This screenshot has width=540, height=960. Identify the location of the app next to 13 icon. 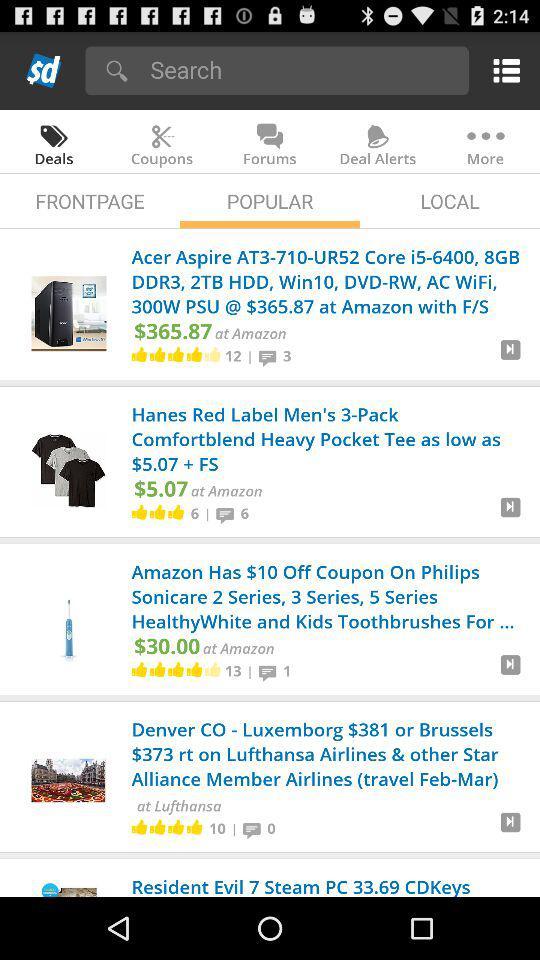
(250, 671).